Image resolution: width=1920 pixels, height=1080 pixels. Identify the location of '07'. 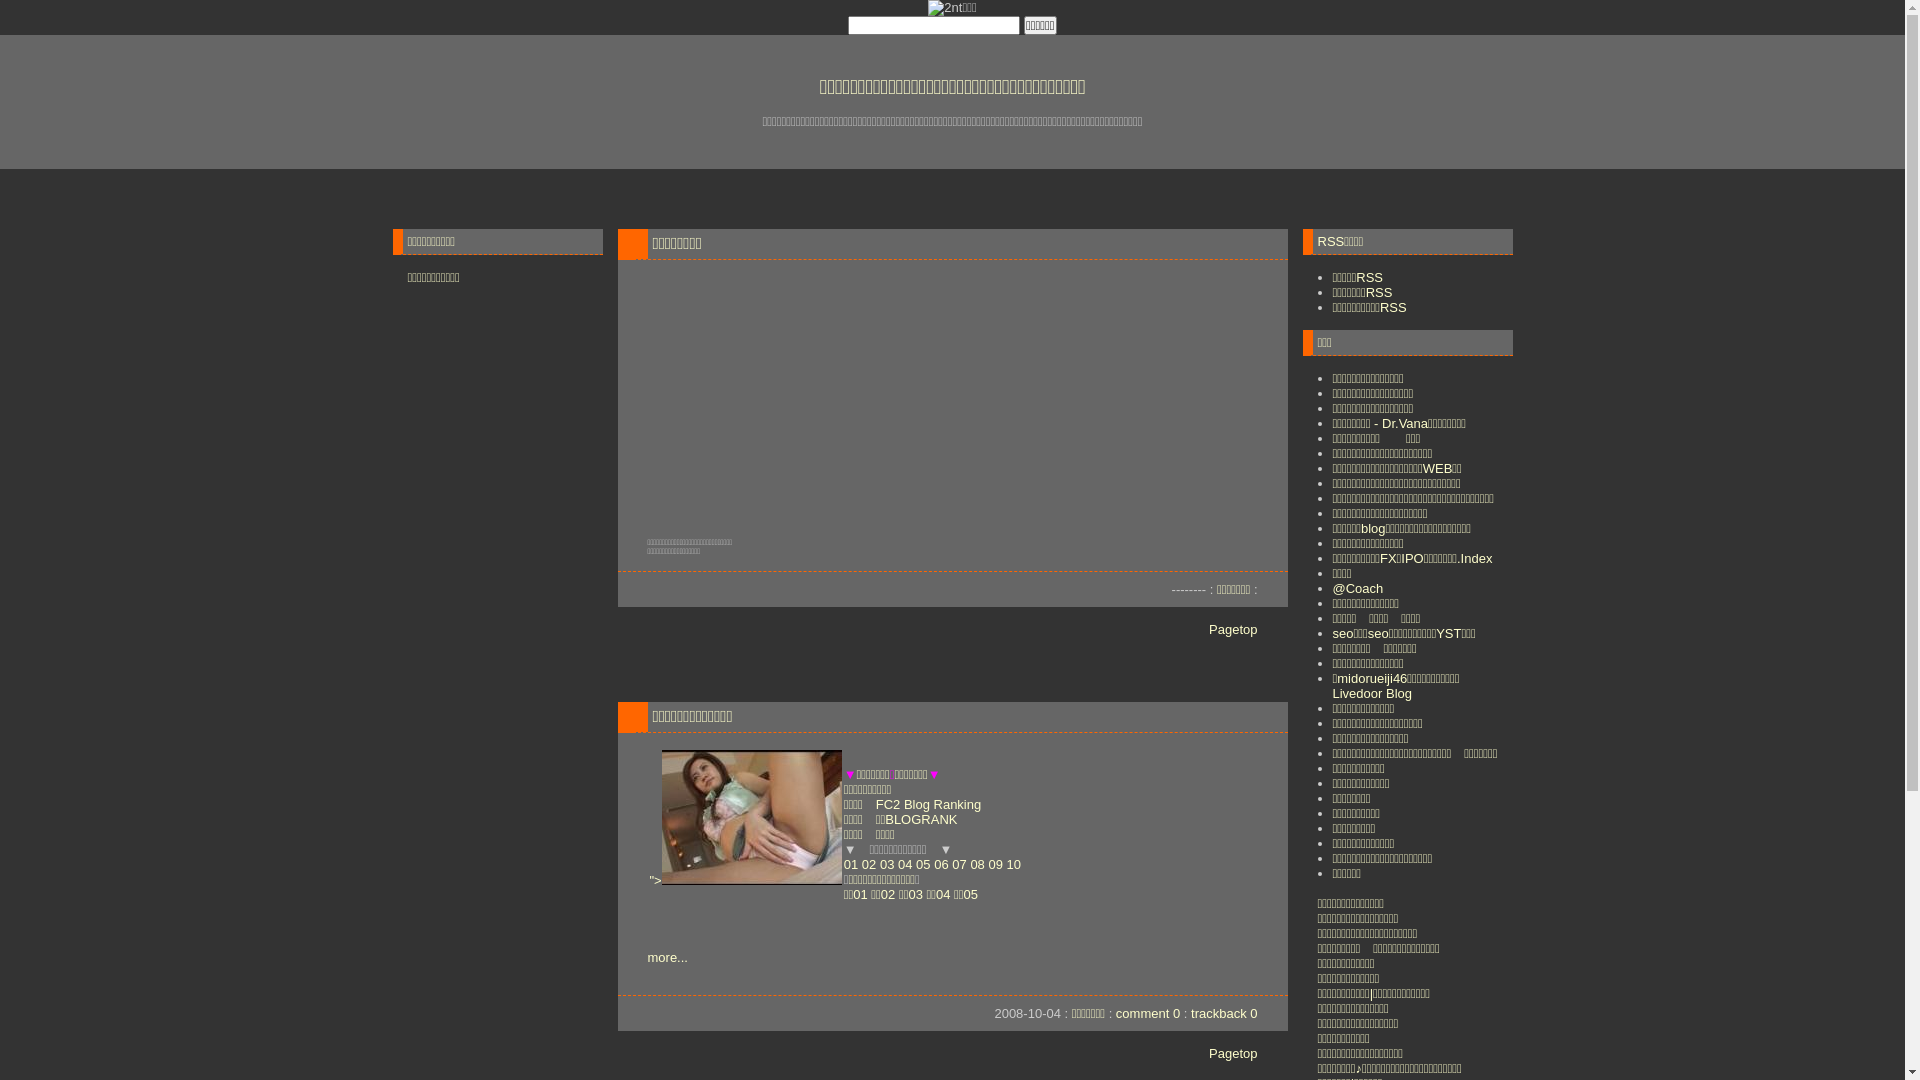
(958, 862).